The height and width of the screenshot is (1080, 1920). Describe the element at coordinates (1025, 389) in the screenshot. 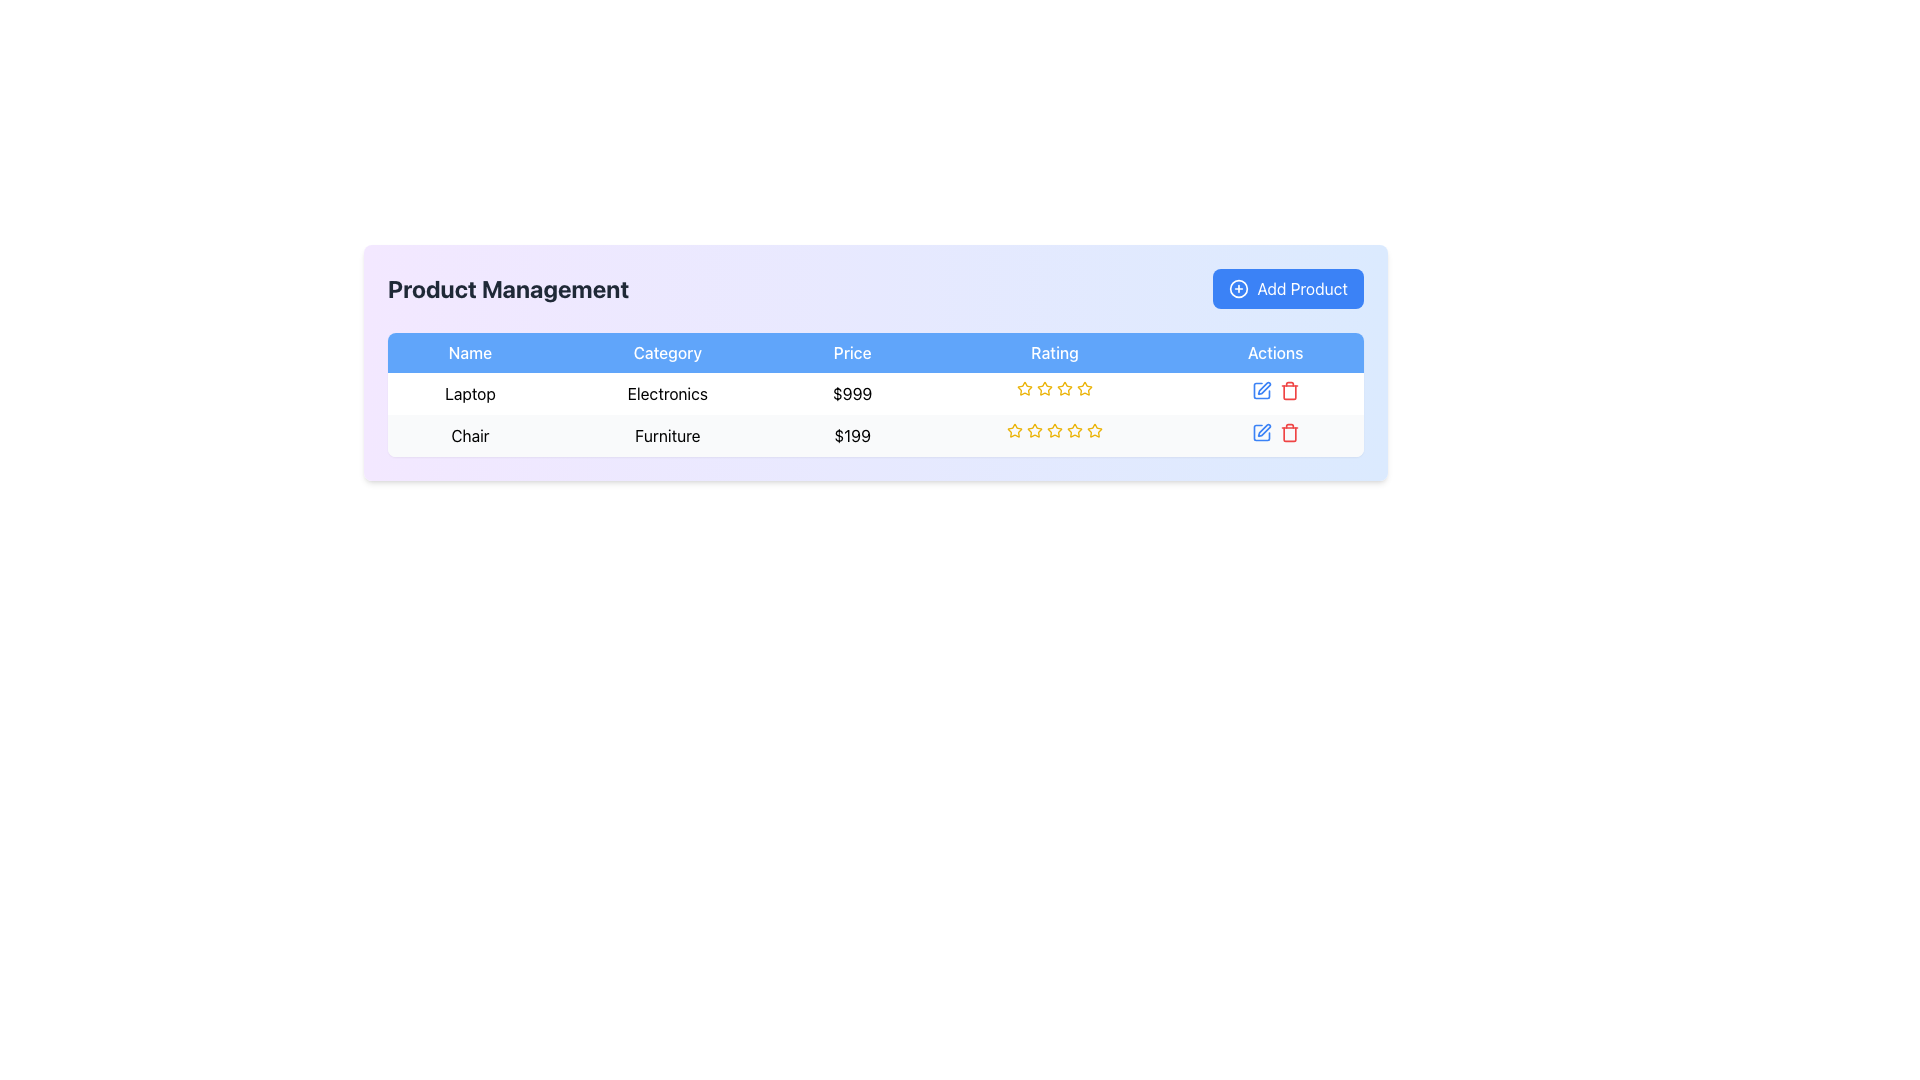

I see `the first yellow outlined star icon in the Rating column for the 'Laptop' row of the table` at that location.